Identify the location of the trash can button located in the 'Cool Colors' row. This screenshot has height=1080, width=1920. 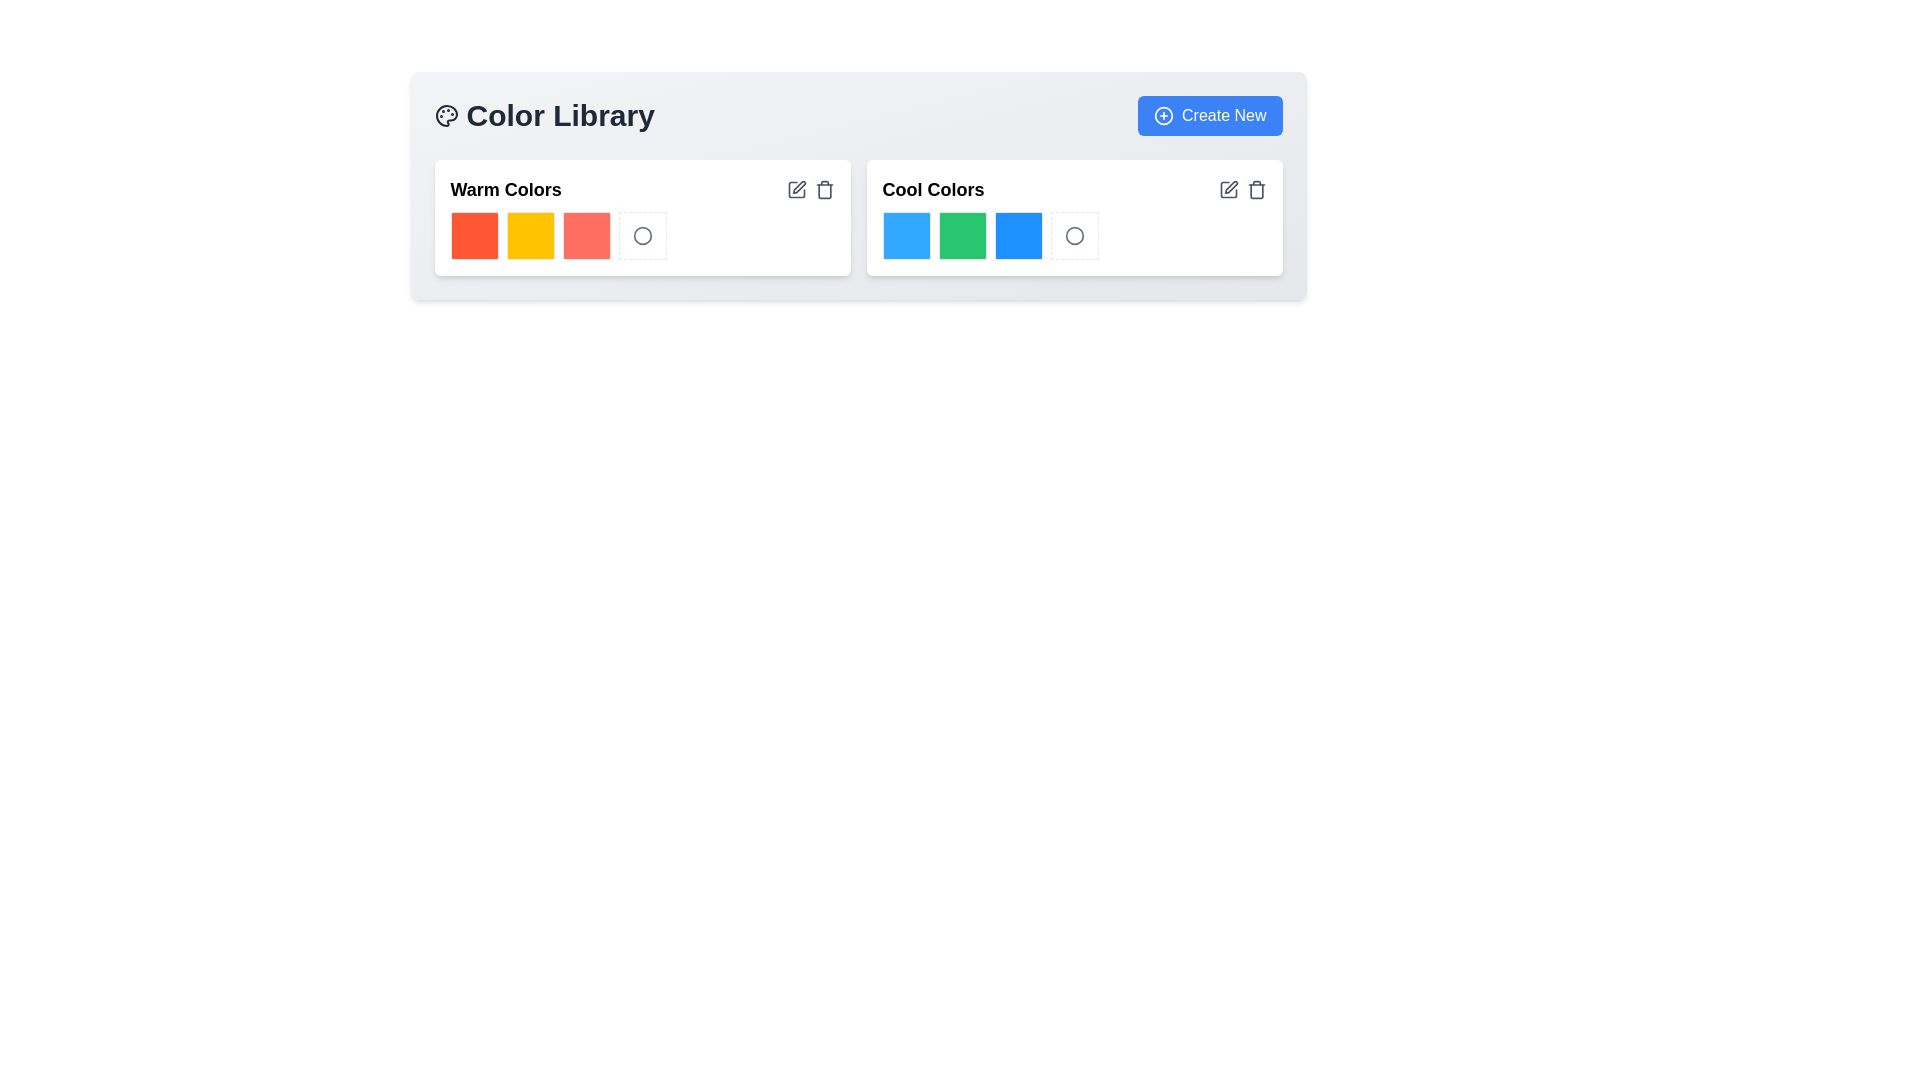
(1241, 189).